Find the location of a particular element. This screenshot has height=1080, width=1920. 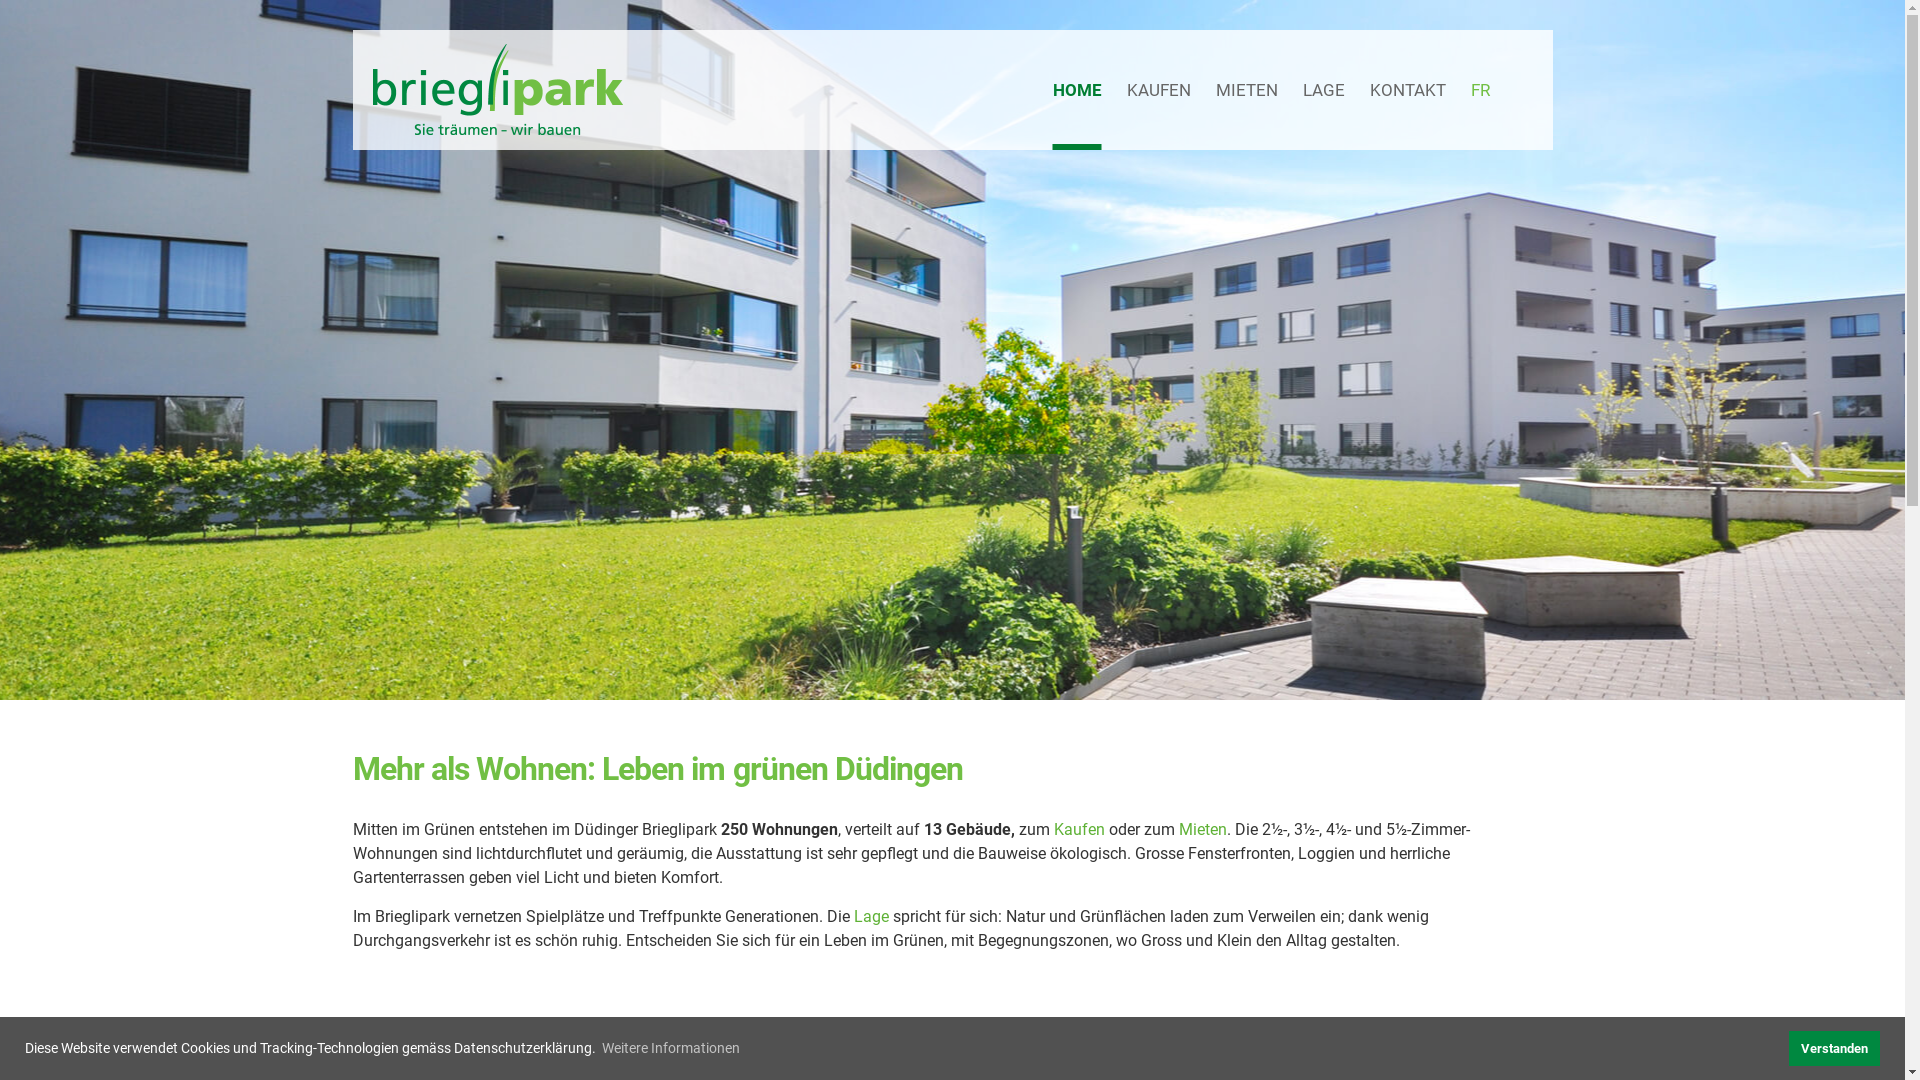

'MIETEN' is located at coordinates (1246, 88).